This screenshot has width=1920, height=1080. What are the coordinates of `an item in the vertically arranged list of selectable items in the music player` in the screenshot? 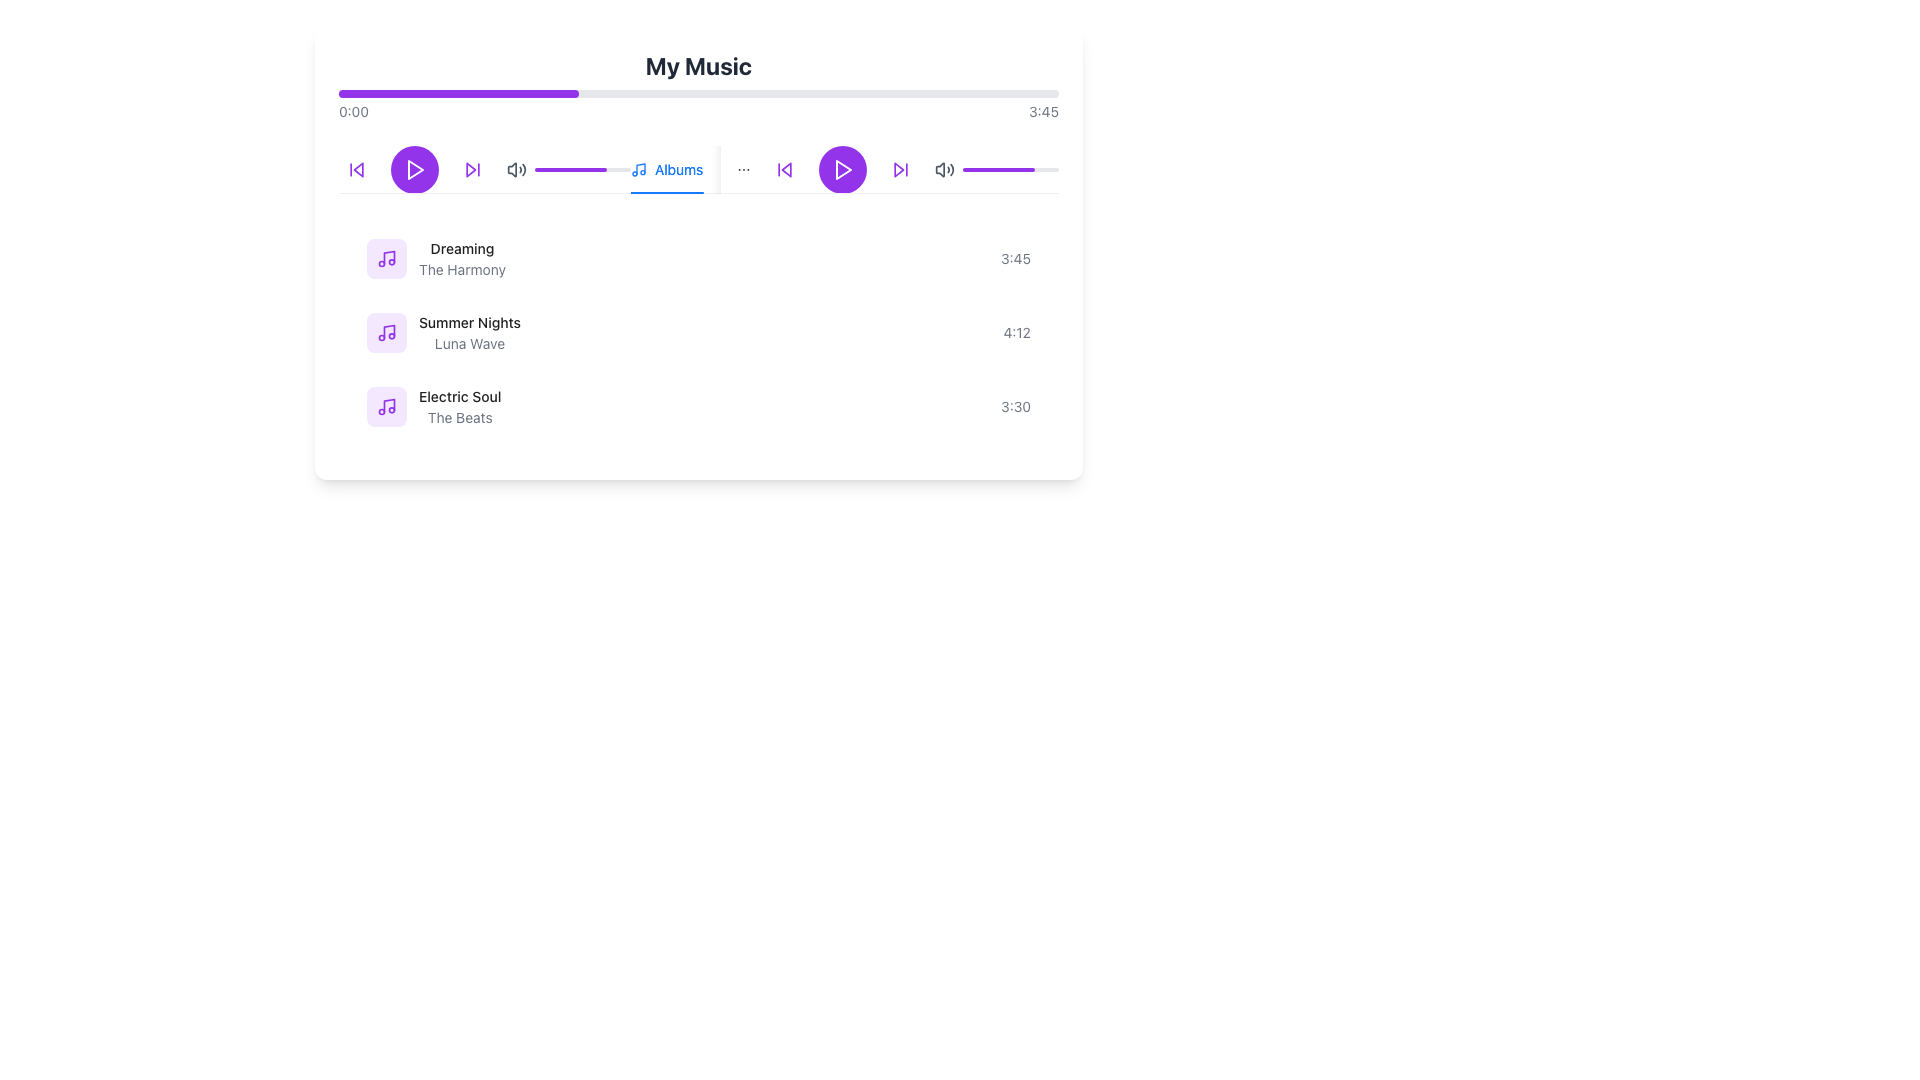 It's located at (699, 331).